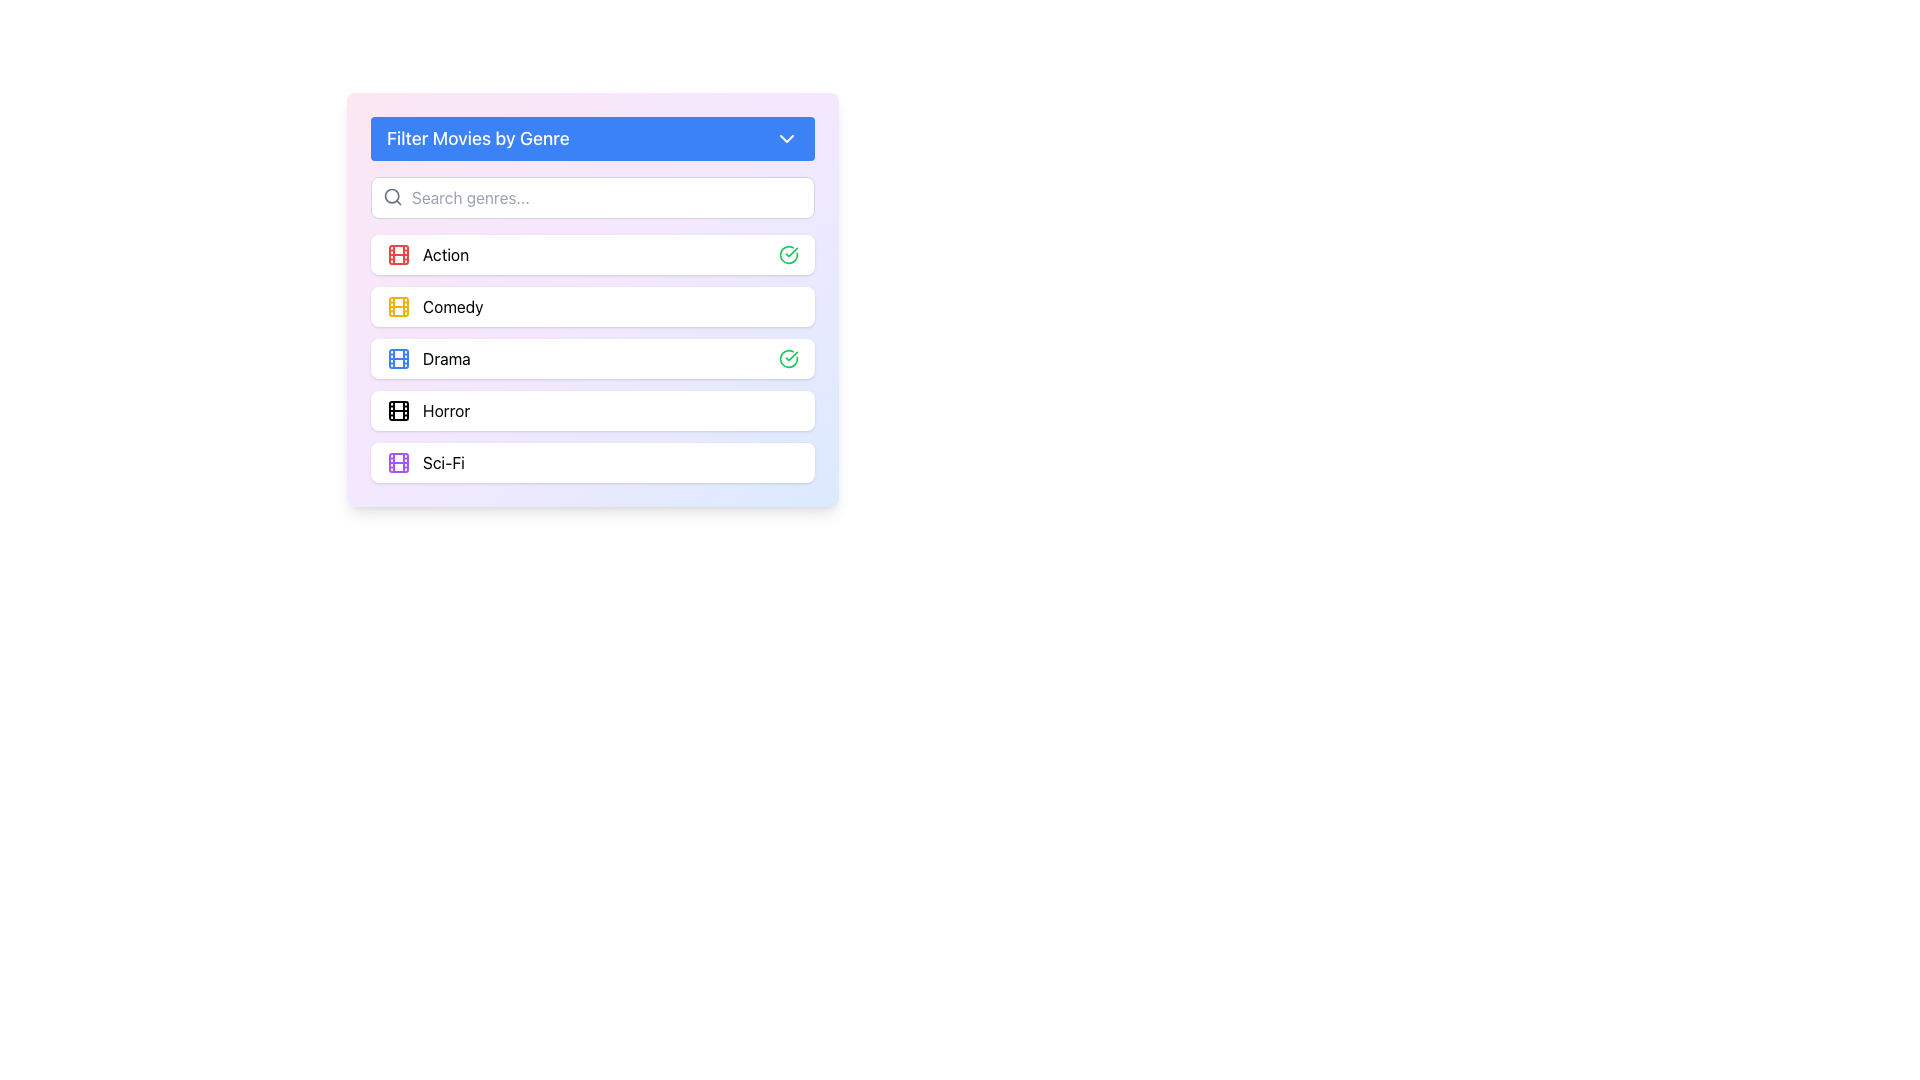 The width and height of the screenshot is (1920, 1080). Describe the element at coordinates (398, 462) in the screenshot. I see `the Visual Icon Component representing the 'Action' movie genre, located near the top left part of the icon group` at that location.